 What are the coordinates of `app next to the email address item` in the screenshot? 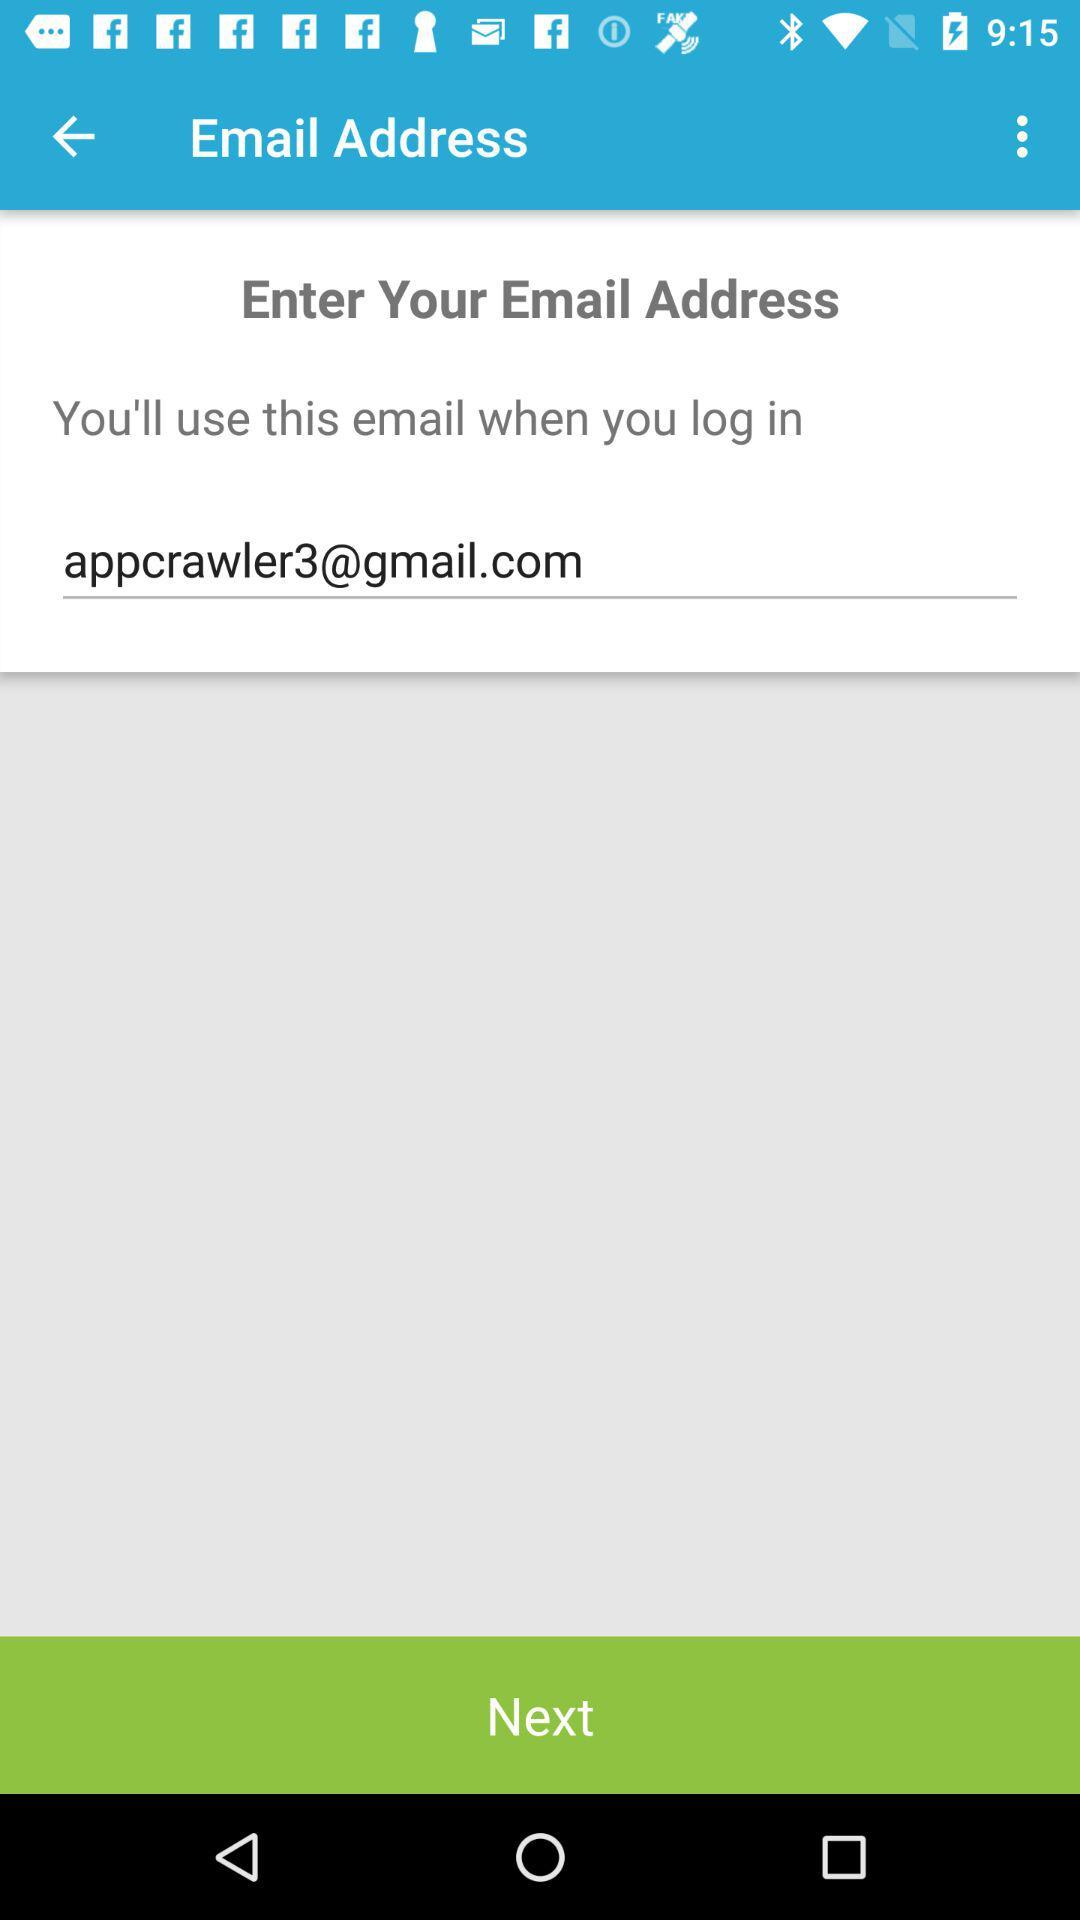 It's located at (72, 135).